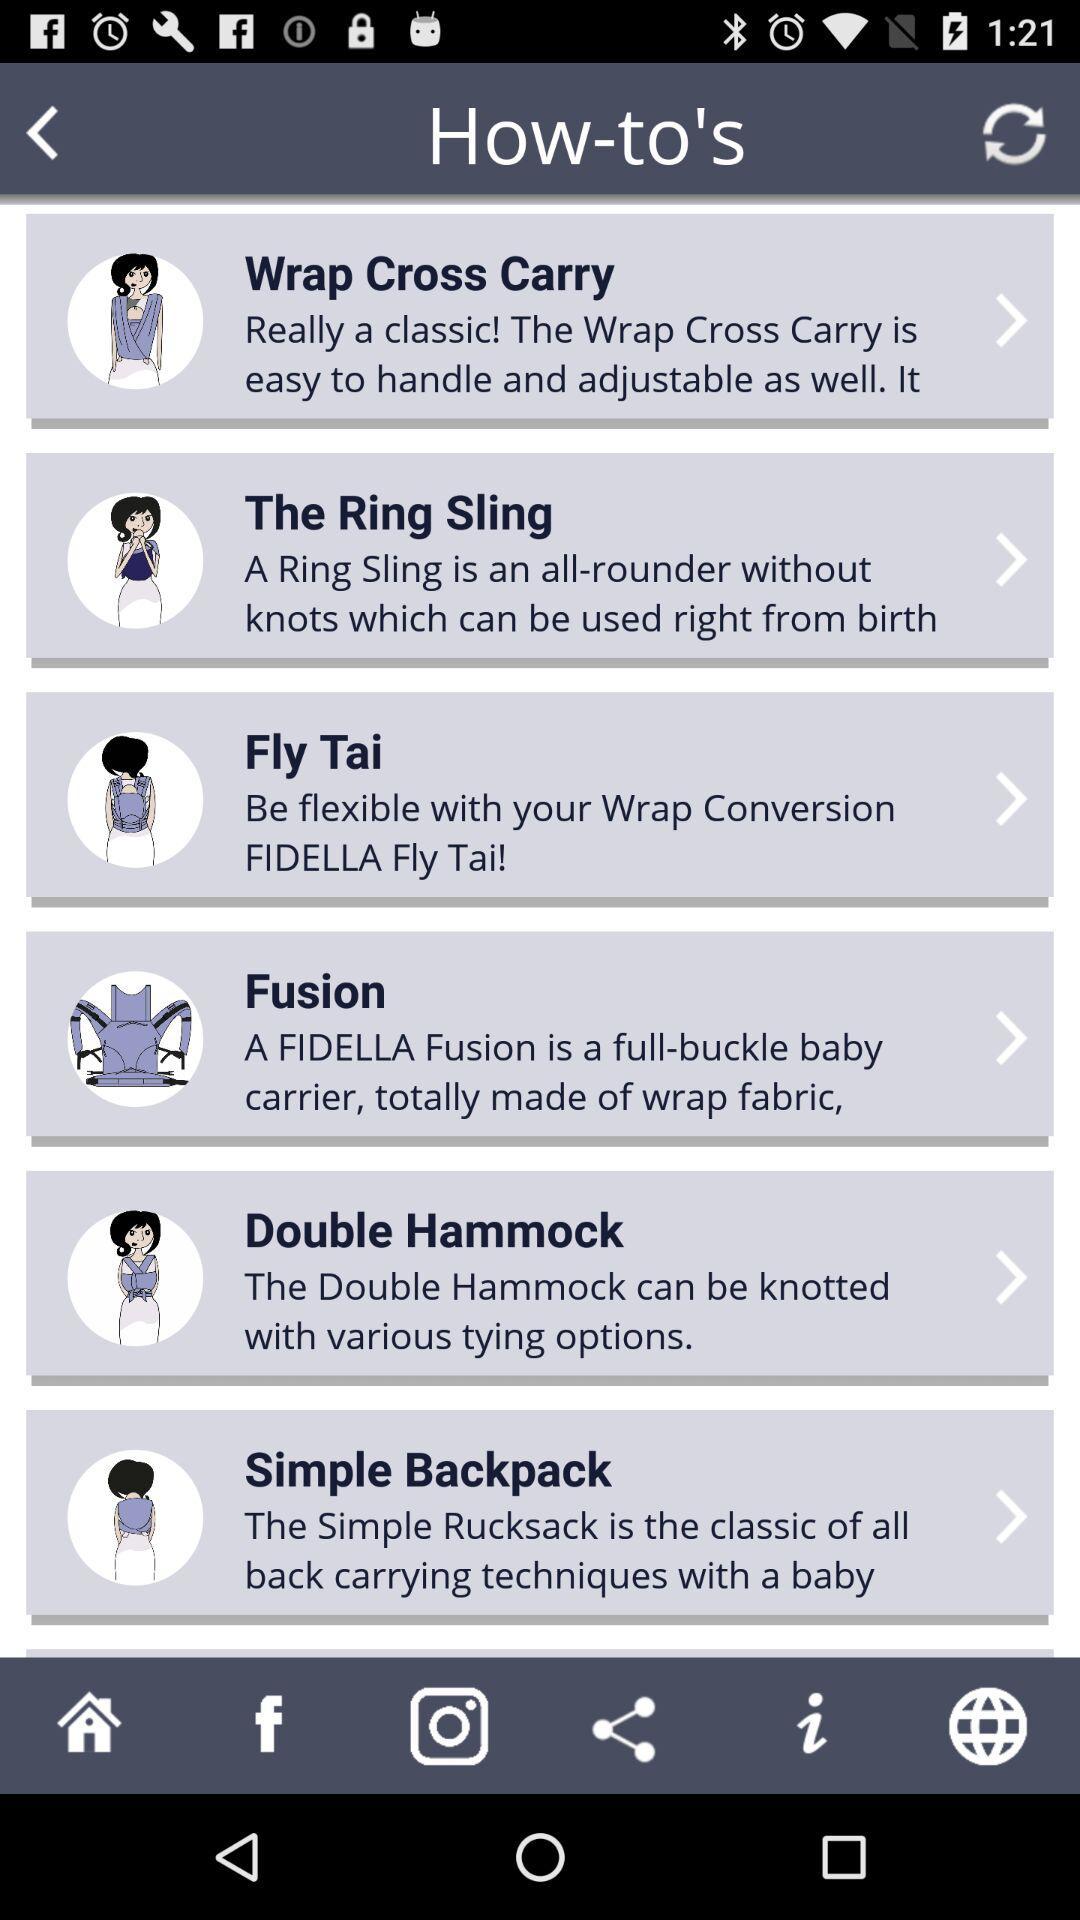  I want to click on the app below the the double hammock item, so click(427, 1468).